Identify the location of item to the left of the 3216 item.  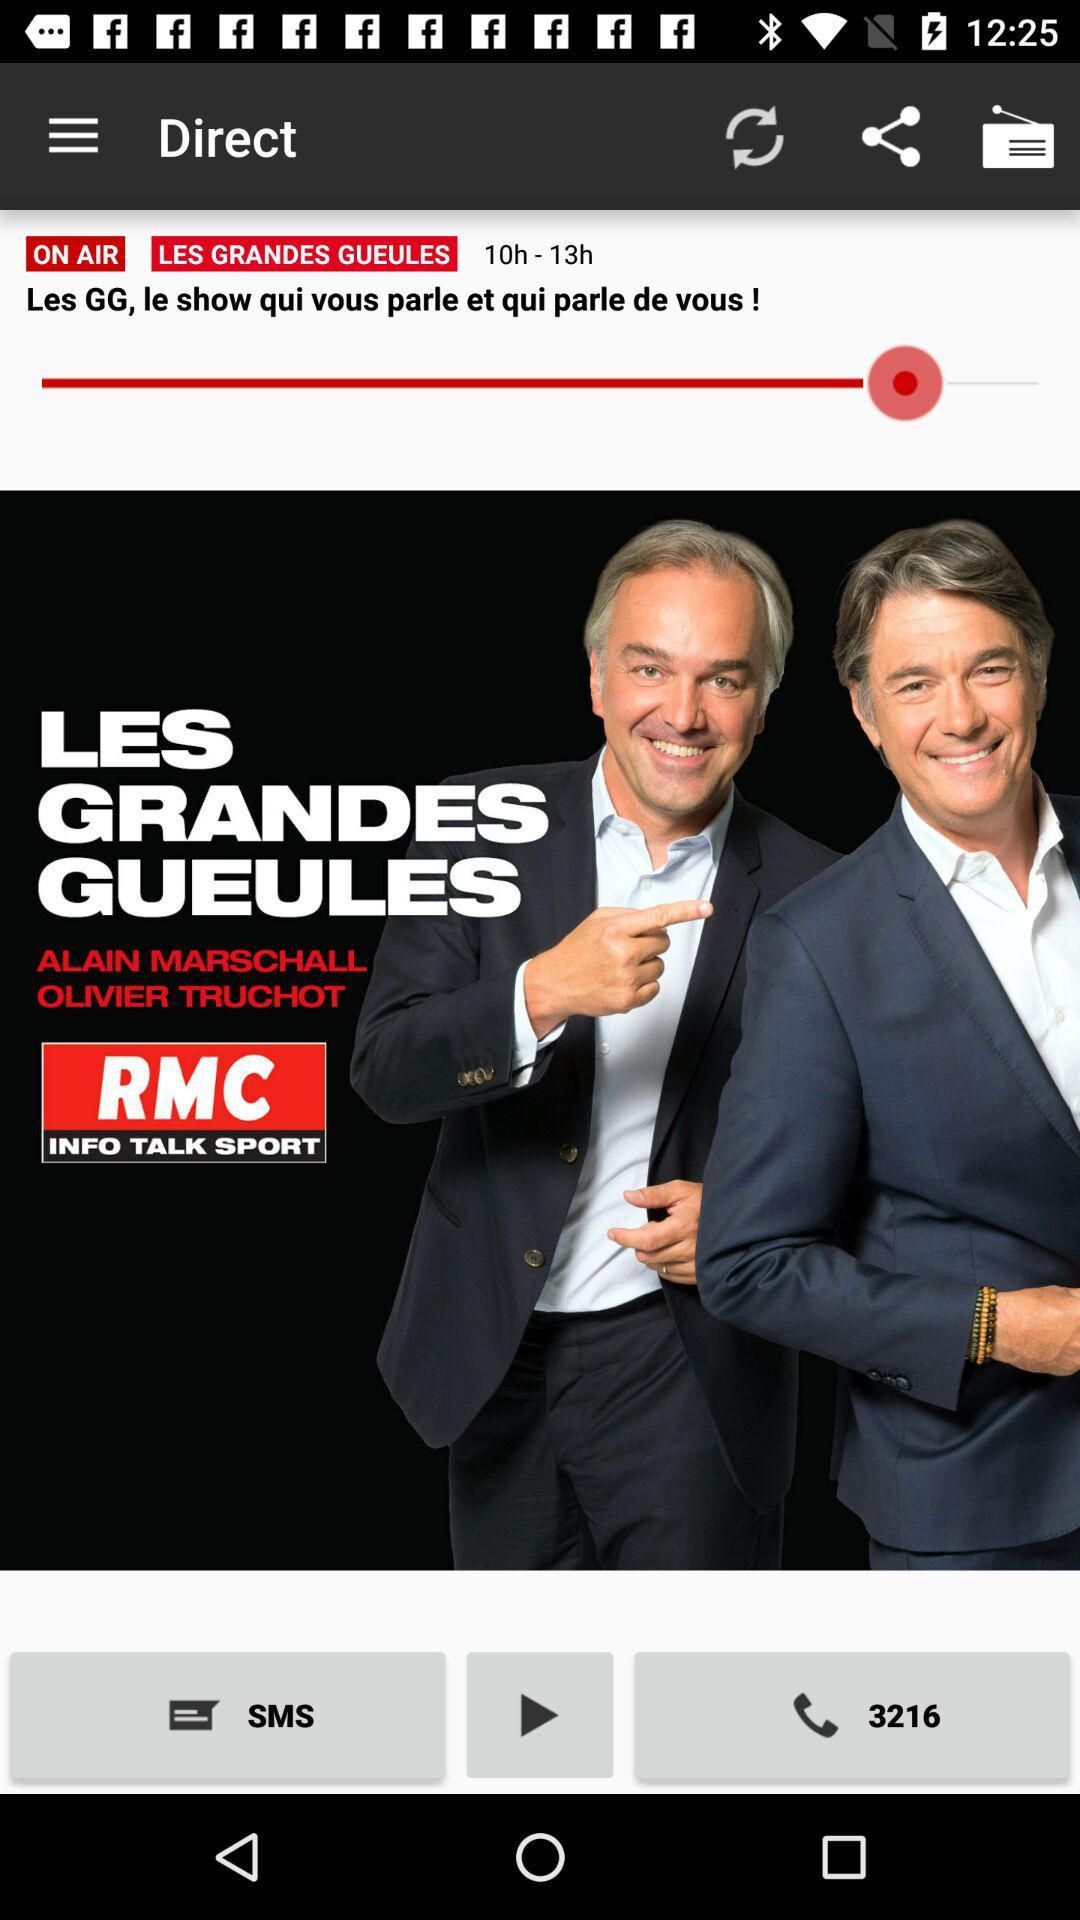
(540, 1714).